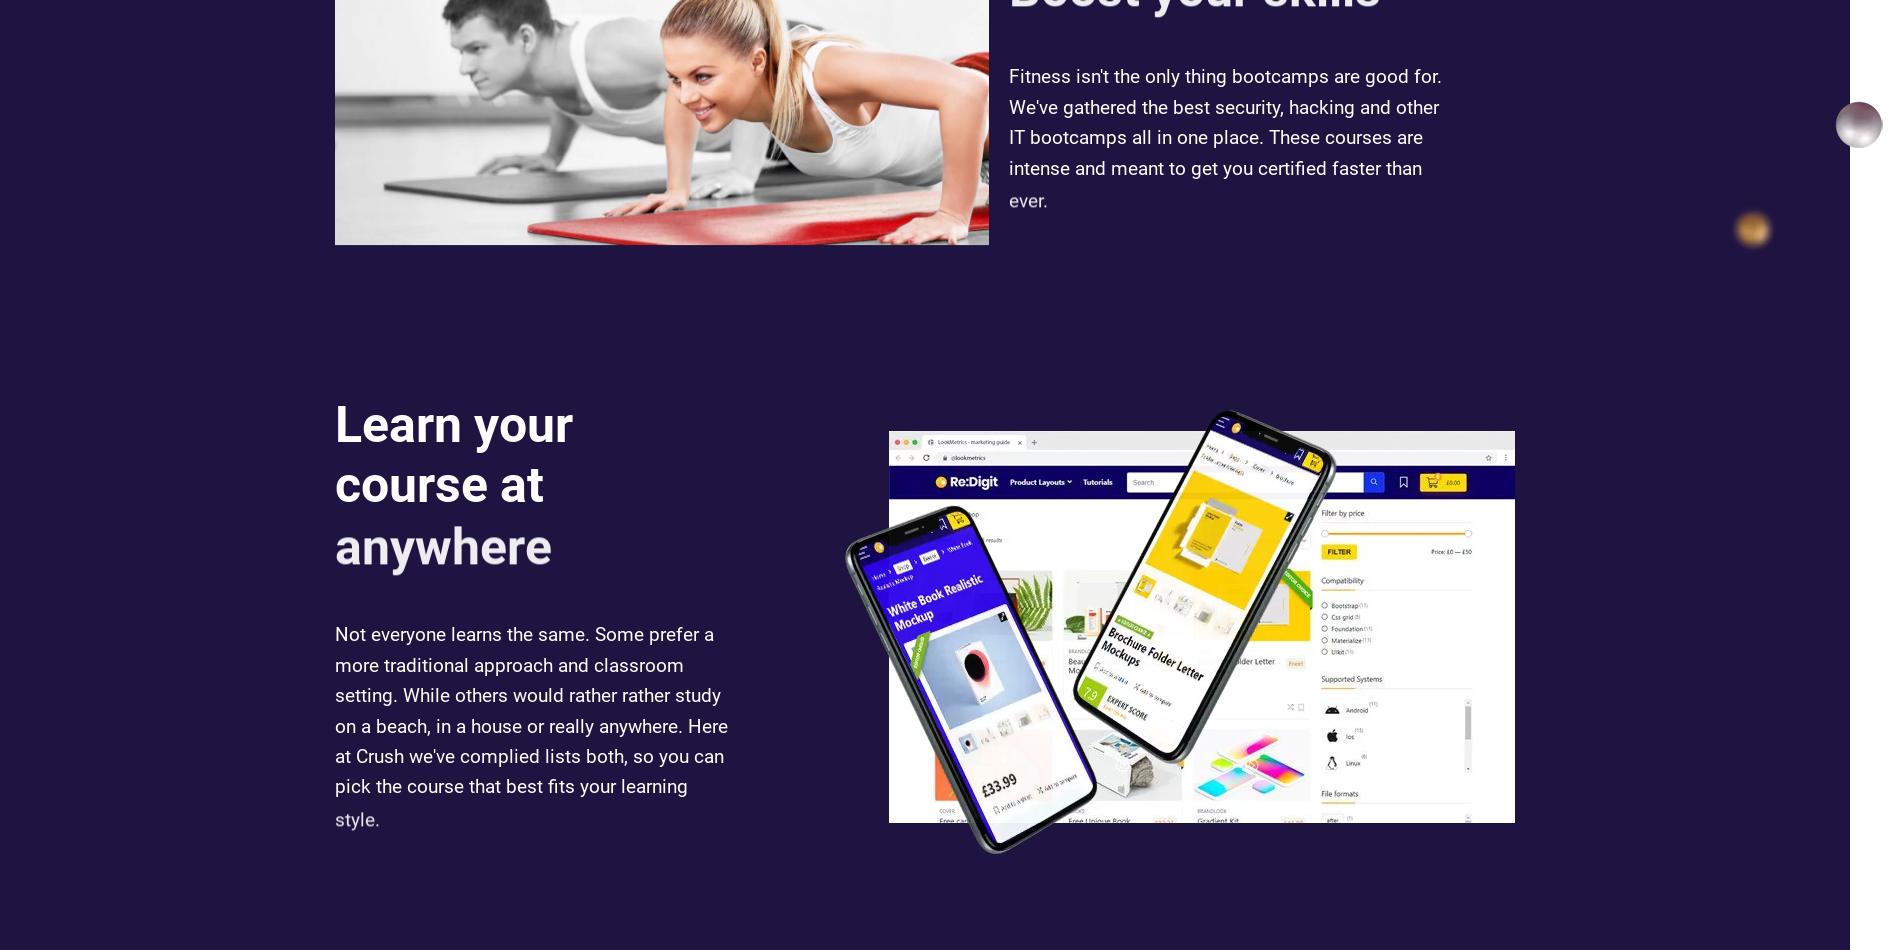 Image resolution: width=1891 pixels, height=950 pixels. Describe the element at coordinates (454, 453) in the screenshot. I see `'Learn your'` at that location.